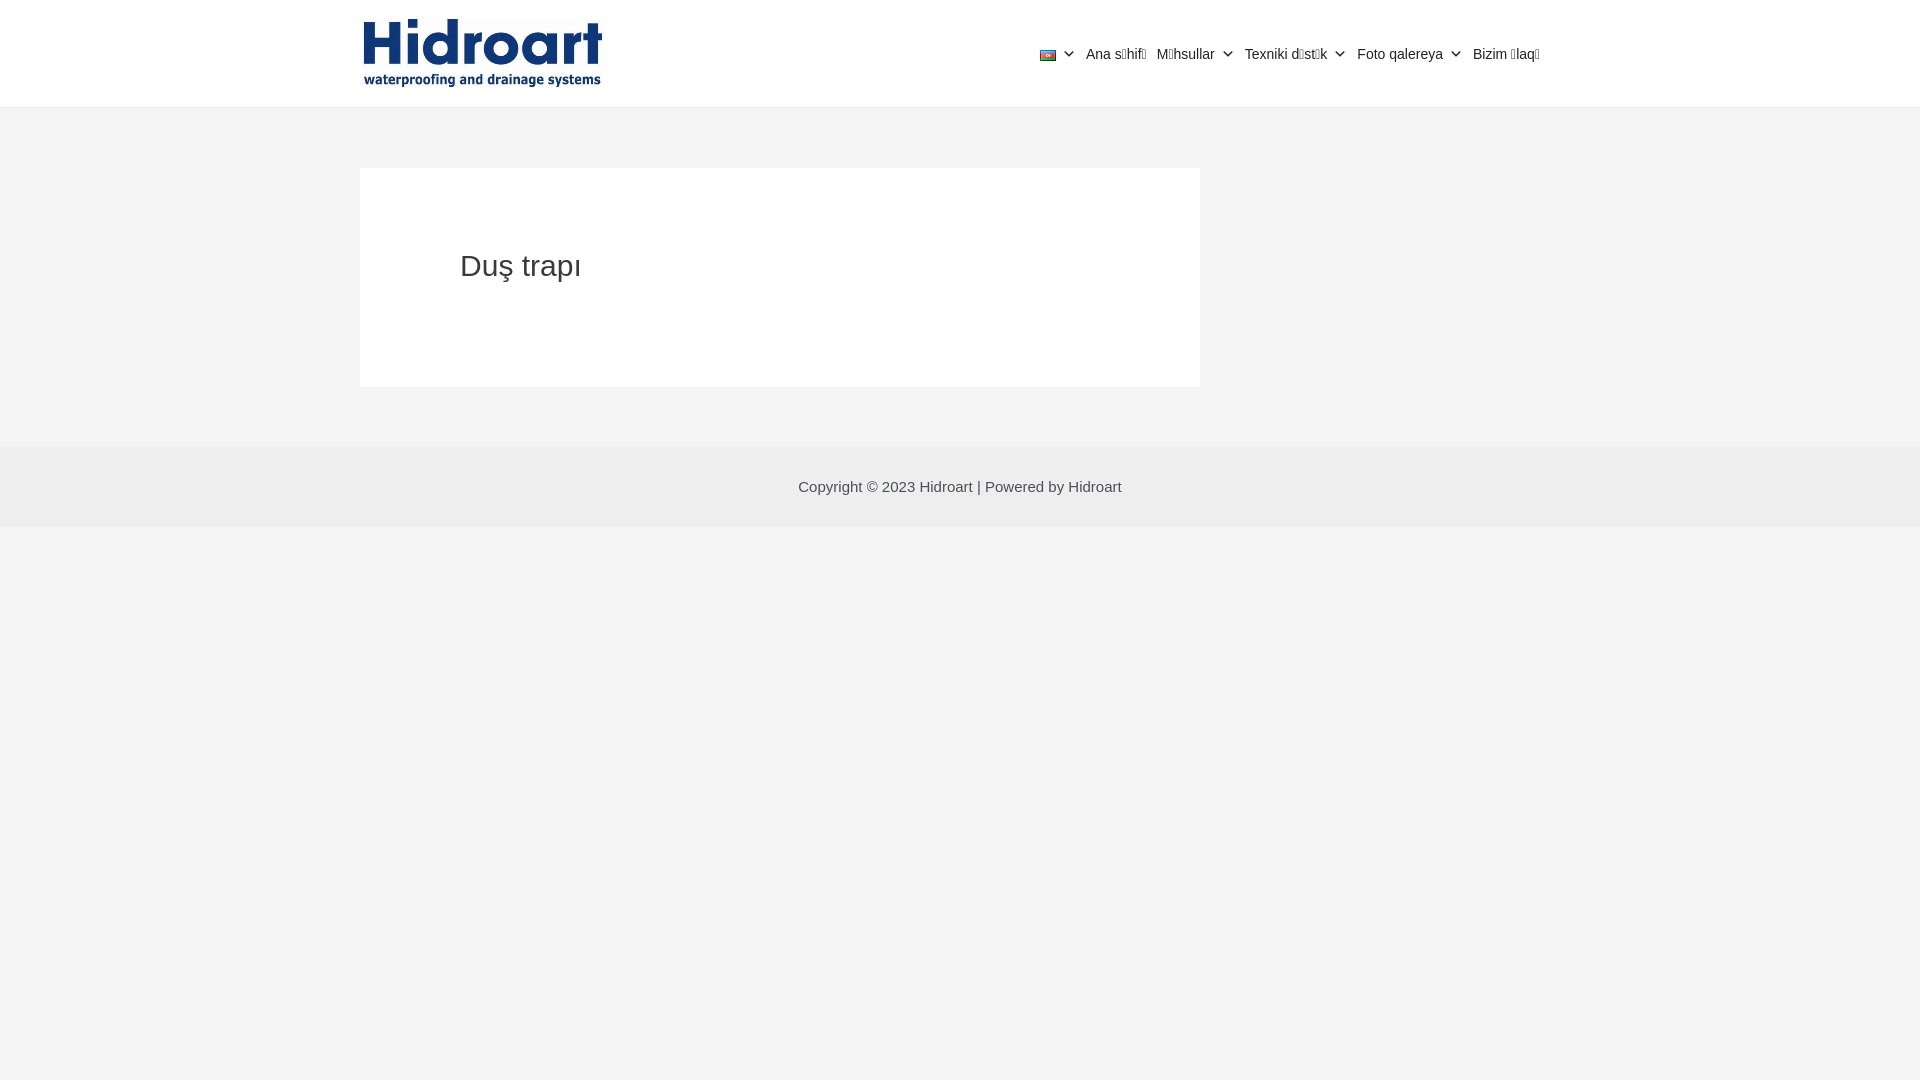  I want to click on 'Foto qalereya', so click(1414, 53).